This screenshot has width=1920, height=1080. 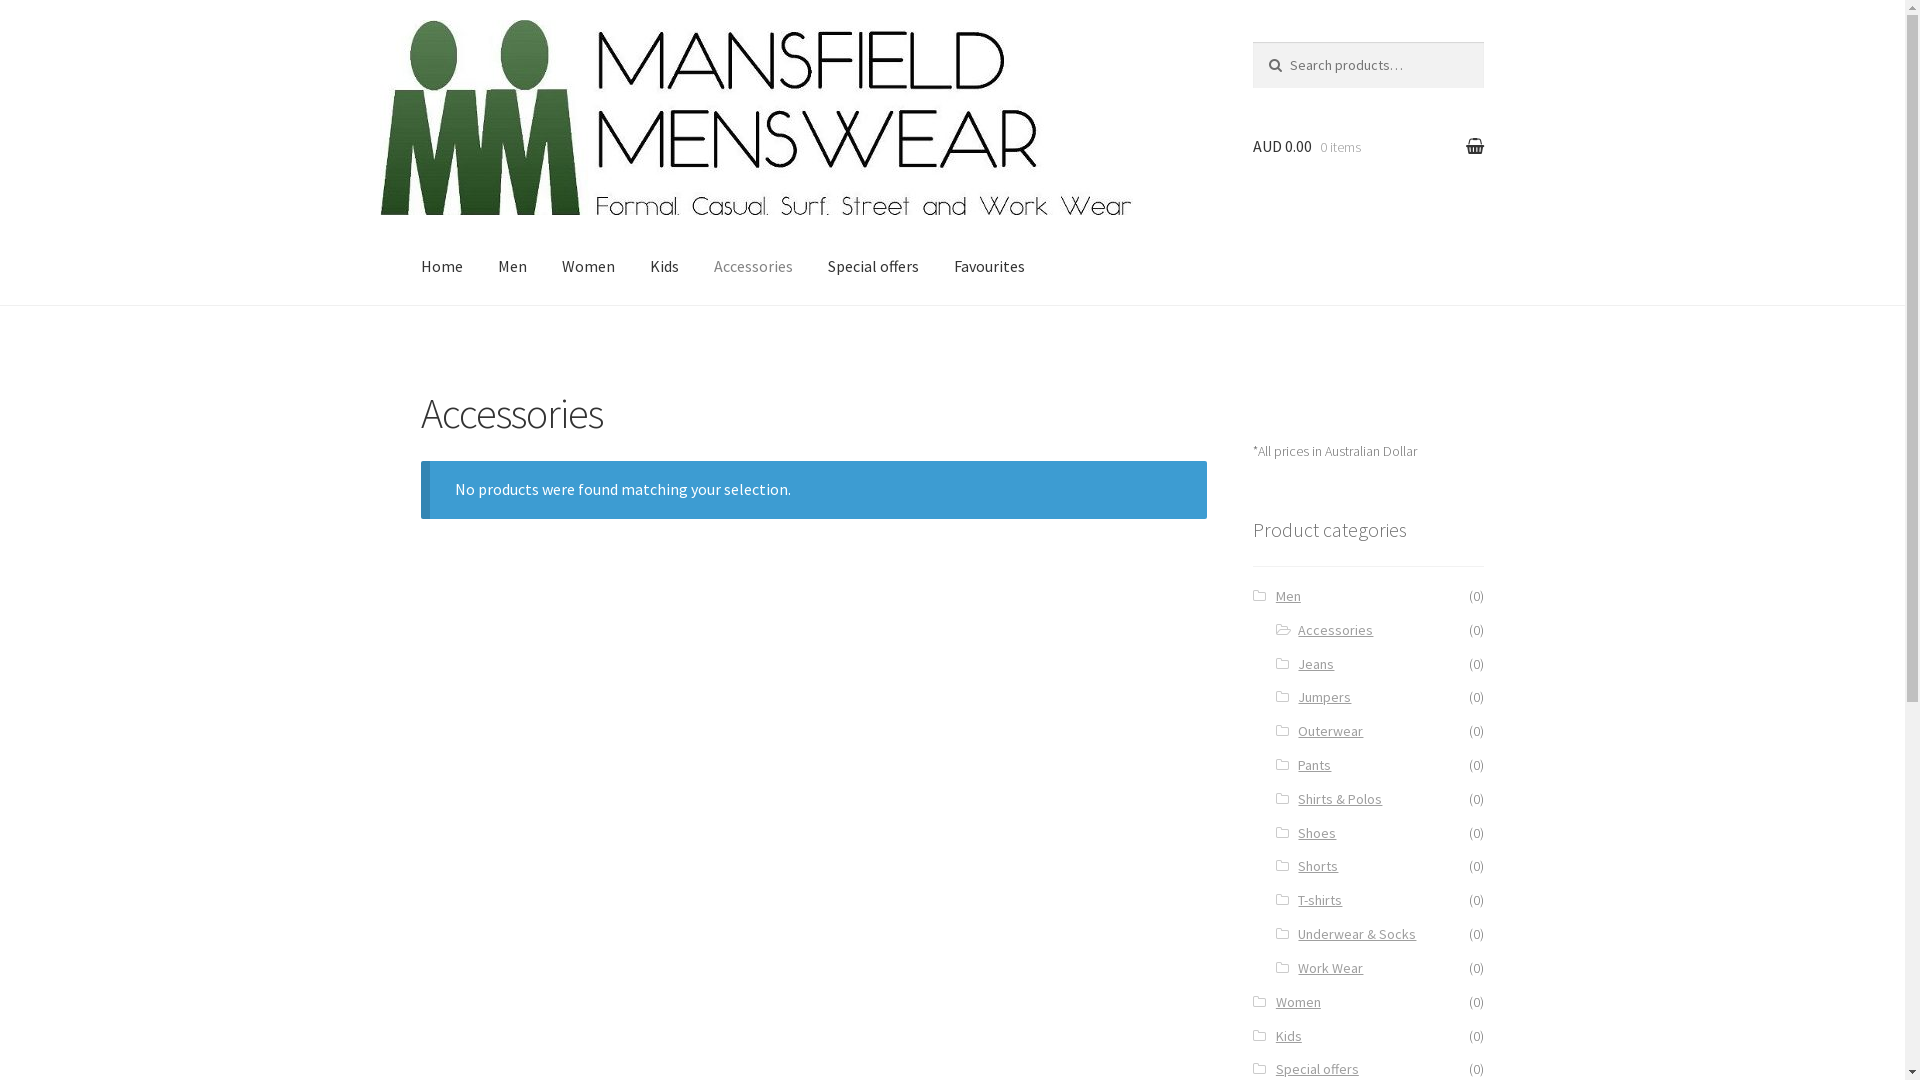 I want to click on 'Search', so click(x=1294, y=60).